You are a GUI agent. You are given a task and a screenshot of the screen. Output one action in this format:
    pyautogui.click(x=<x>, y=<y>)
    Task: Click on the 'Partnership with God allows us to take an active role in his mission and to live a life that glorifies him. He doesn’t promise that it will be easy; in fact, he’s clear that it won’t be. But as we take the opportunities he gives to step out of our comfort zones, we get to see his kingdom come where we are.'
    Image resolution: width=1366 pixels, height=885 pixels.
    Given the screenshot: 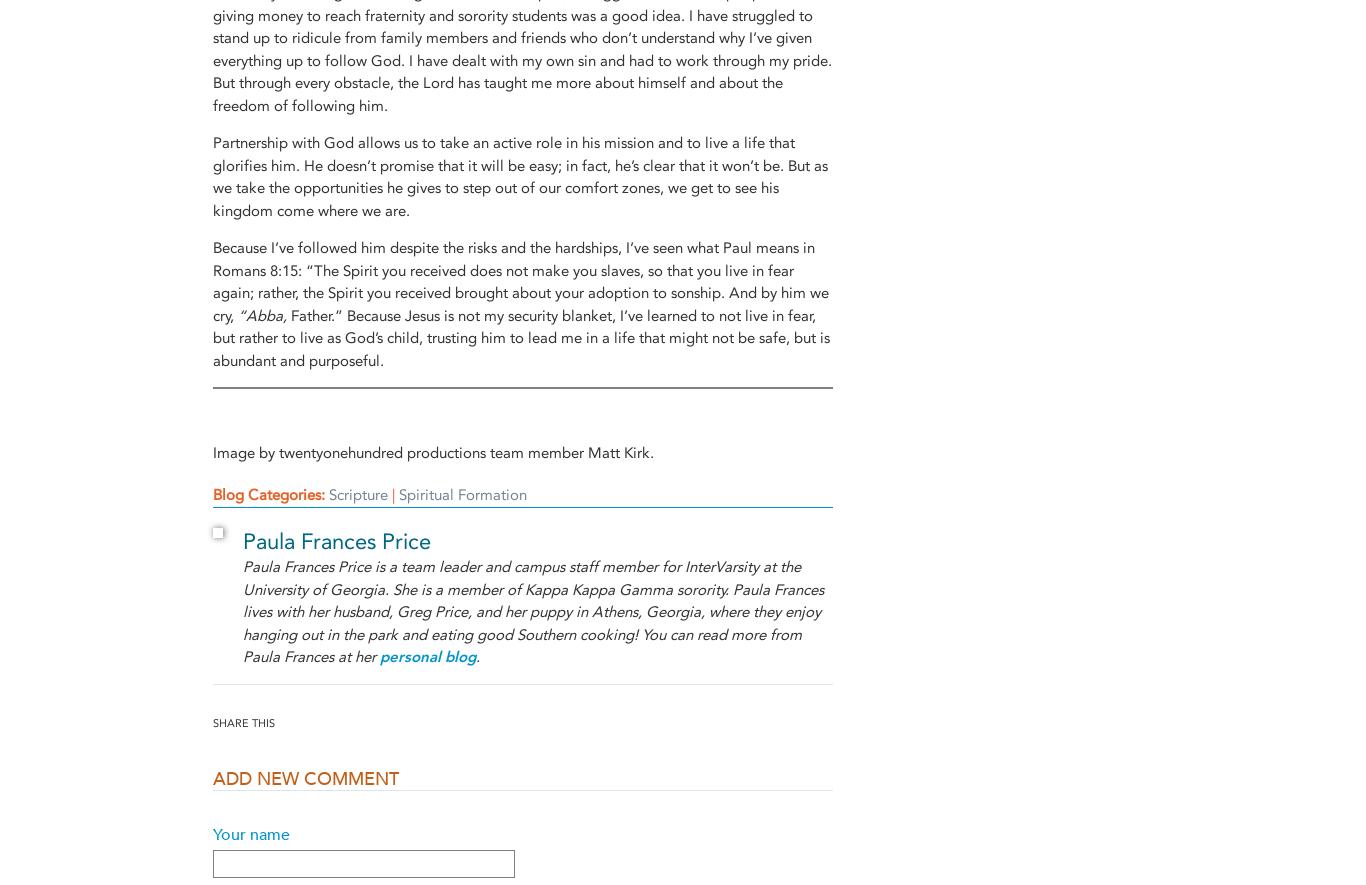 What is the action you would take?
    pyautogui.click(x=211, y=176)
    